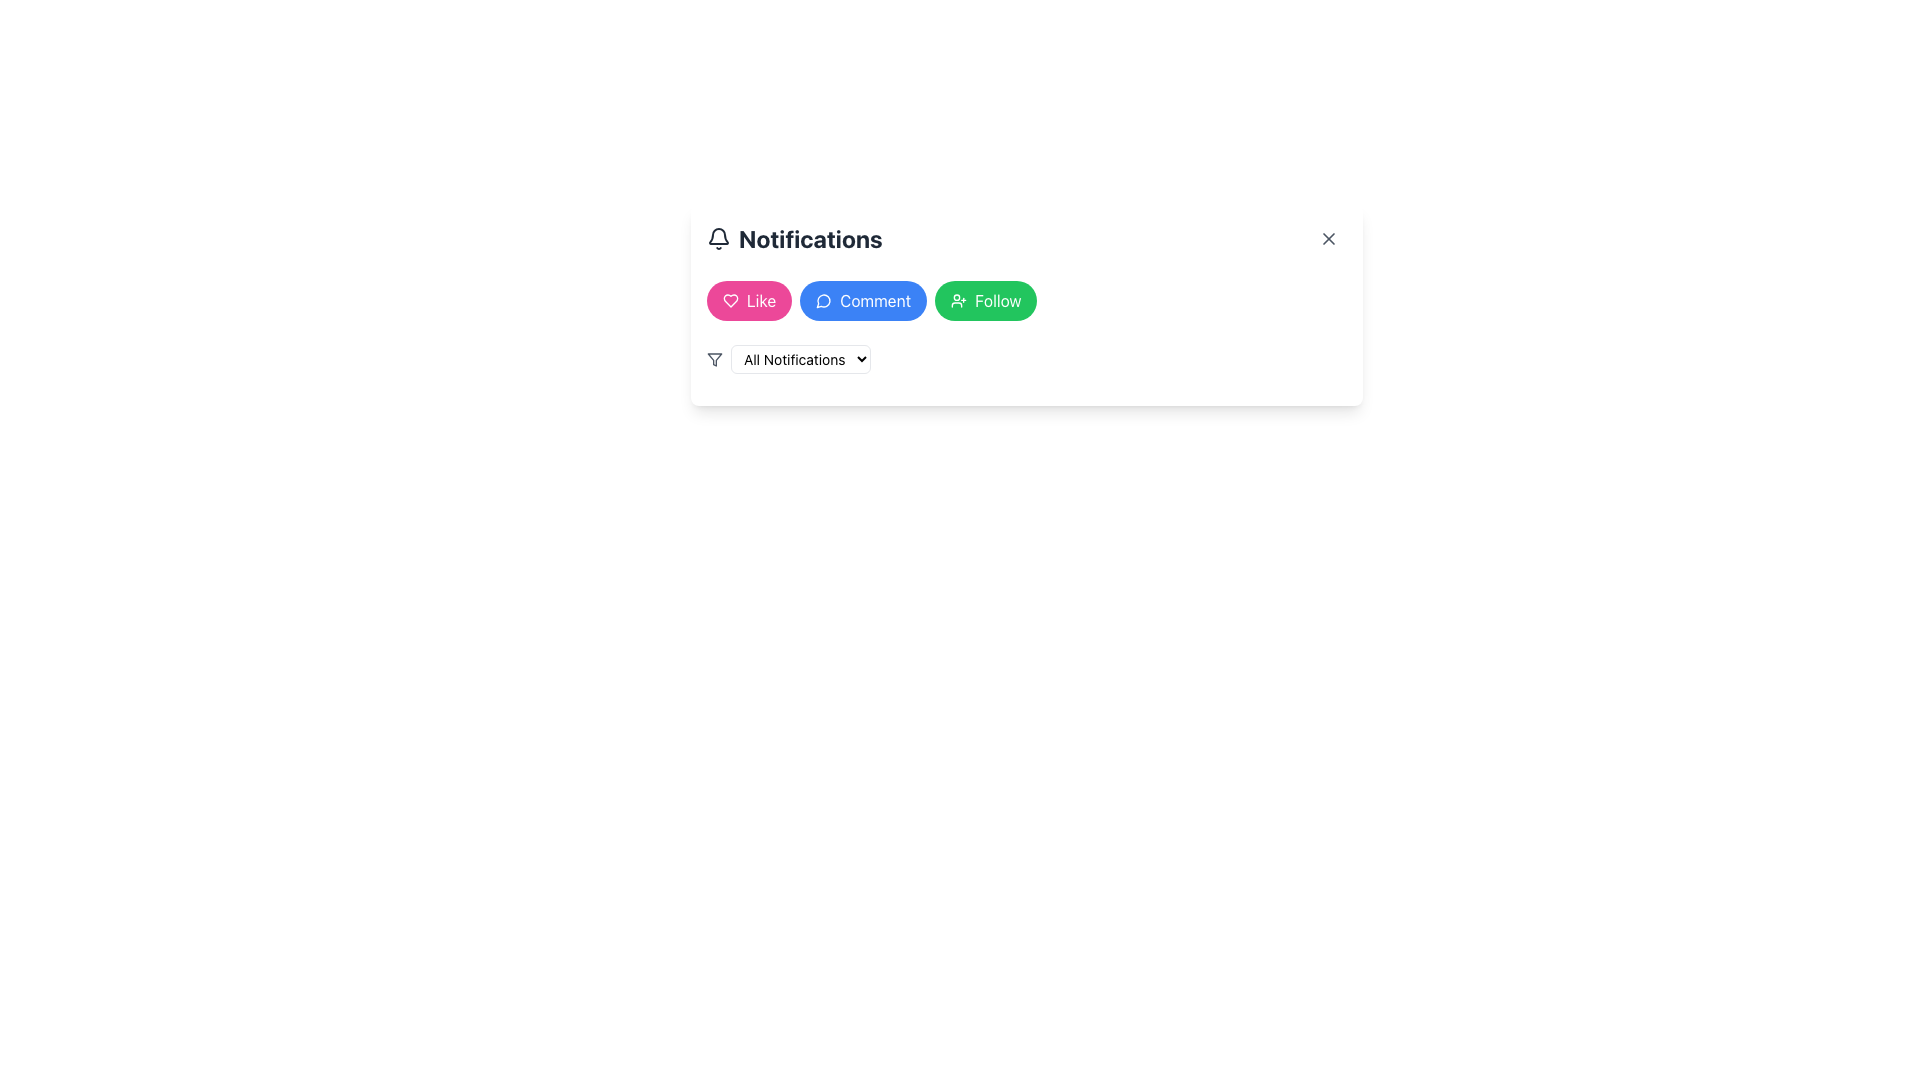  What do you see at coordinates (1329, 238) in the screenshot?
I see `the bold gray 'X' icon in the top-right corner of the white notification card` at bounding box center [1329, 238].